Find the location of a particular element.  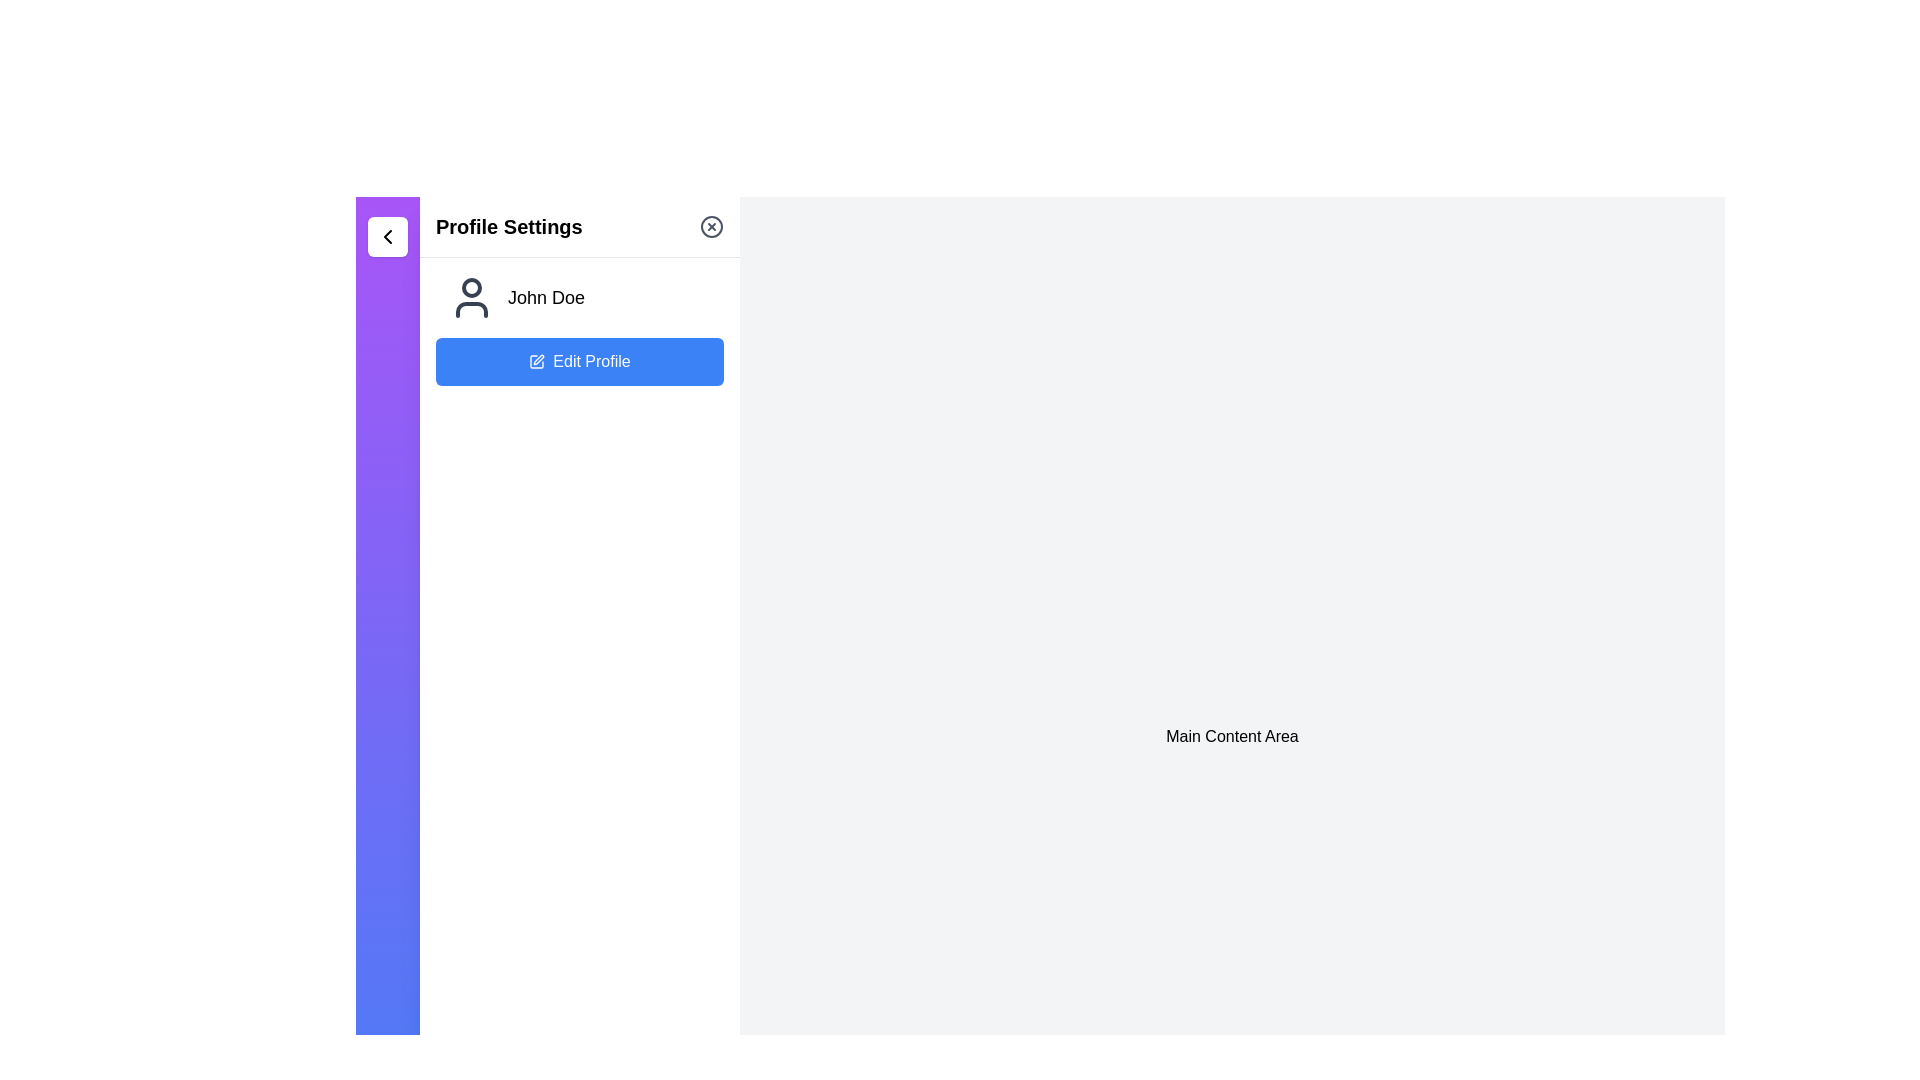

the small circular icon button featuring an 'X' shape in the center is located at coordinates (711, 226).